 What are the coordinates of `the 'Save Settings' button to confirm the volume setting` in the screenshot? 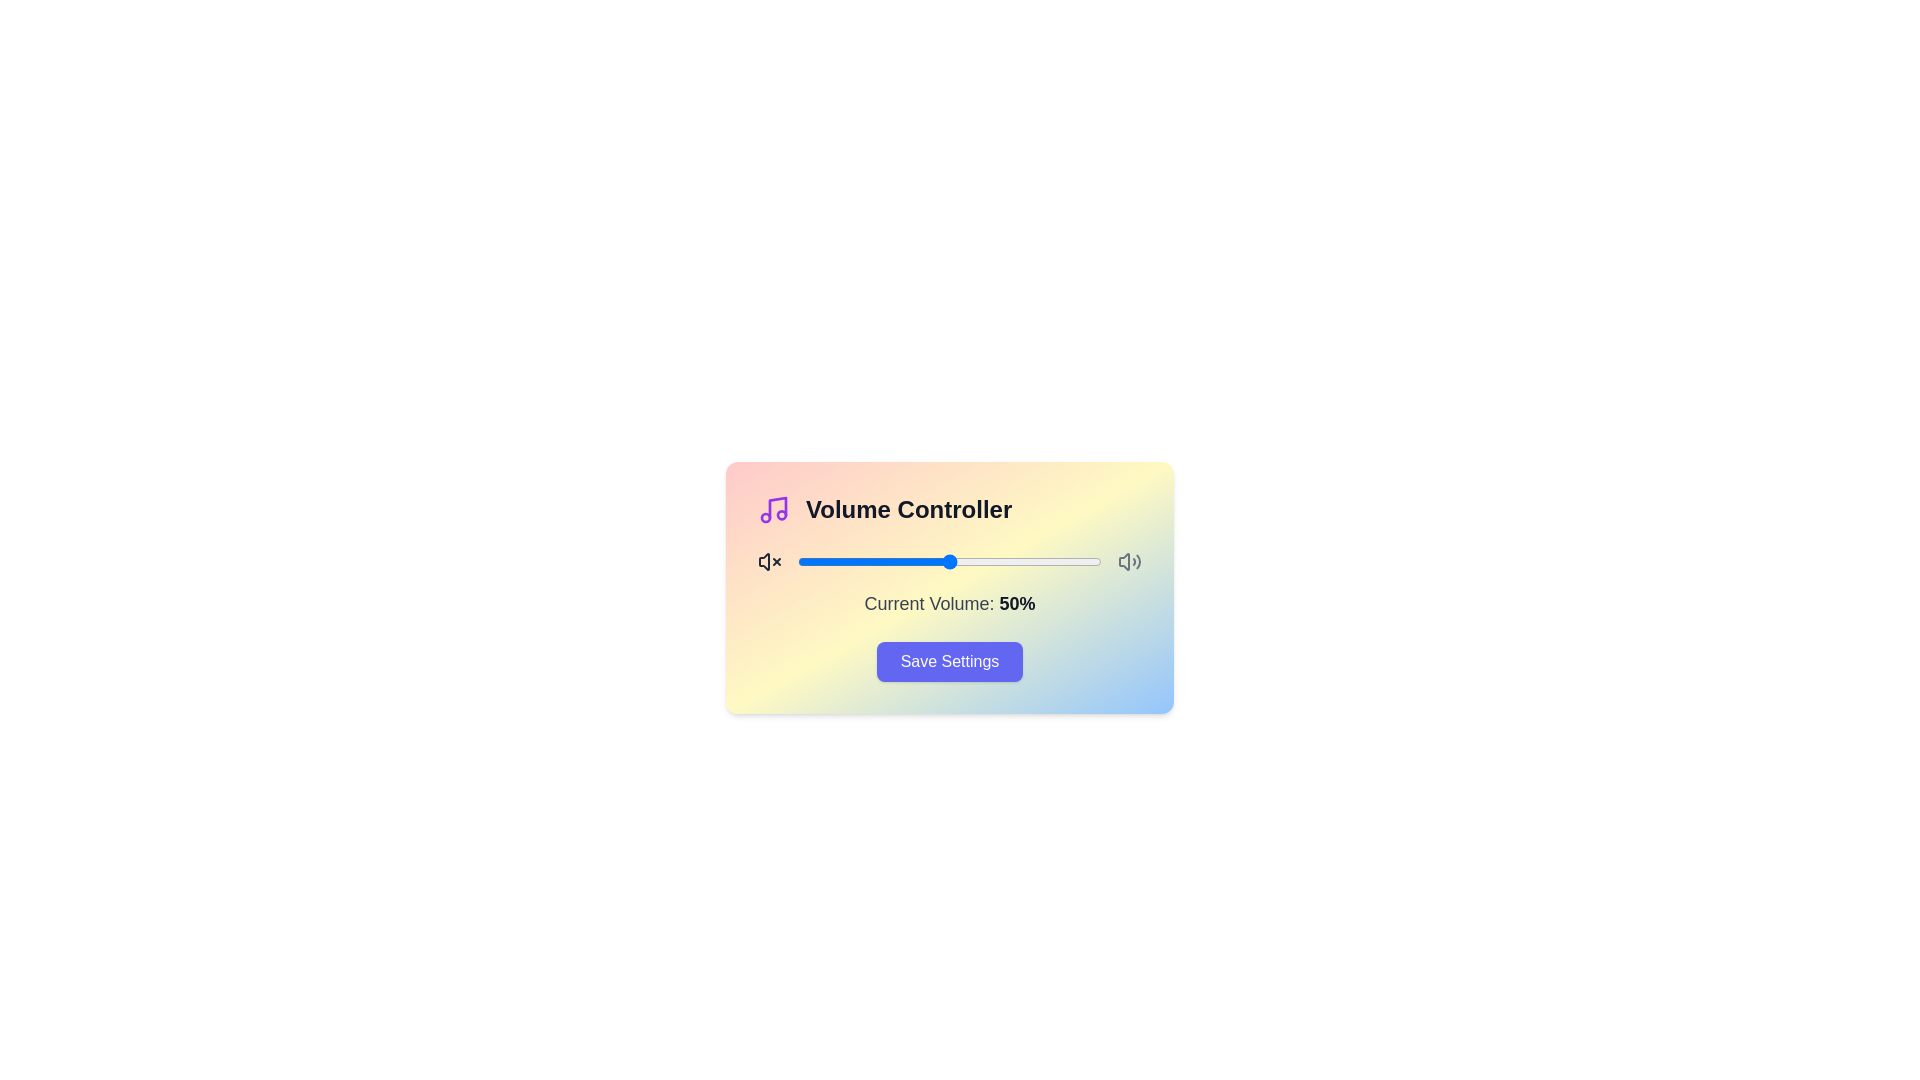 It's located at (949, 662).